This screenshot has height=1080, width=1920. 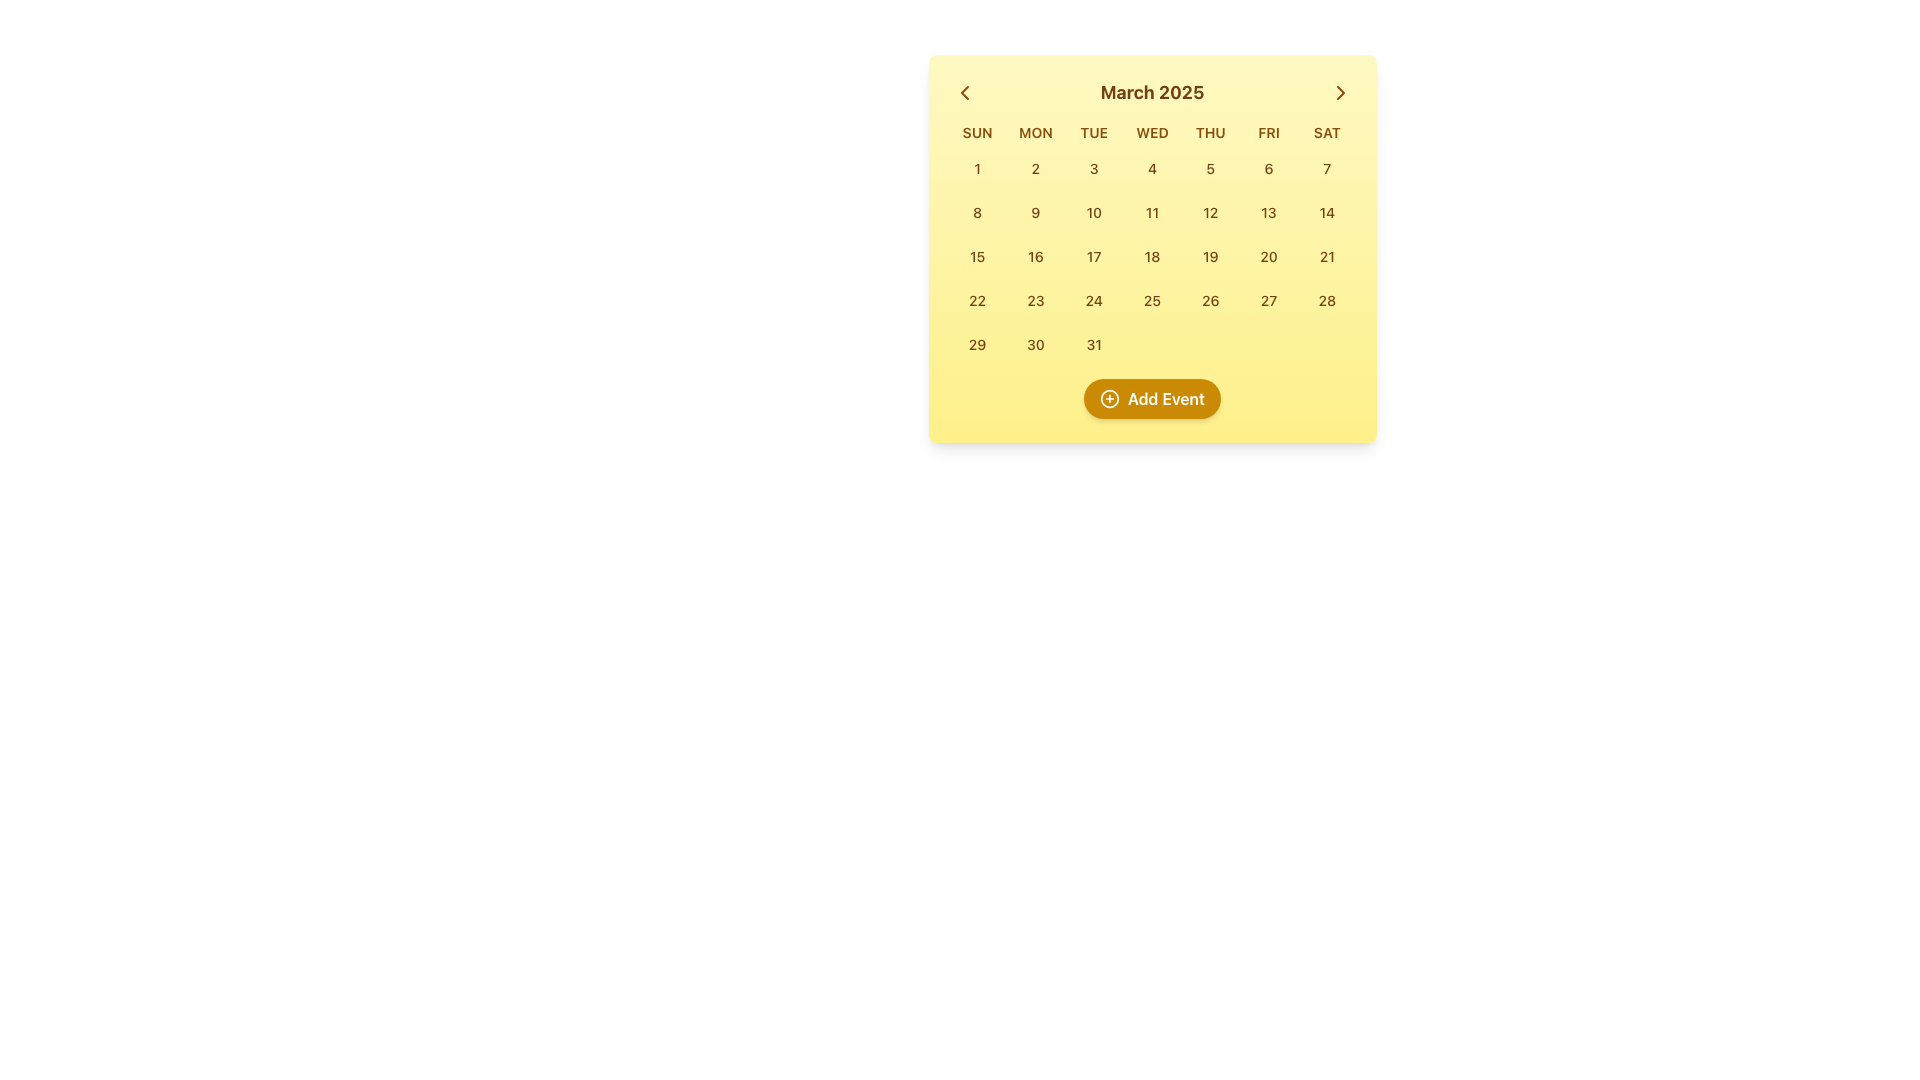 What do you see at coordinates (1327, 256) in the screenshot?
I see `the clickable date cell representing the date '21' in the calendar grid` at bounding box center [1327, 256].